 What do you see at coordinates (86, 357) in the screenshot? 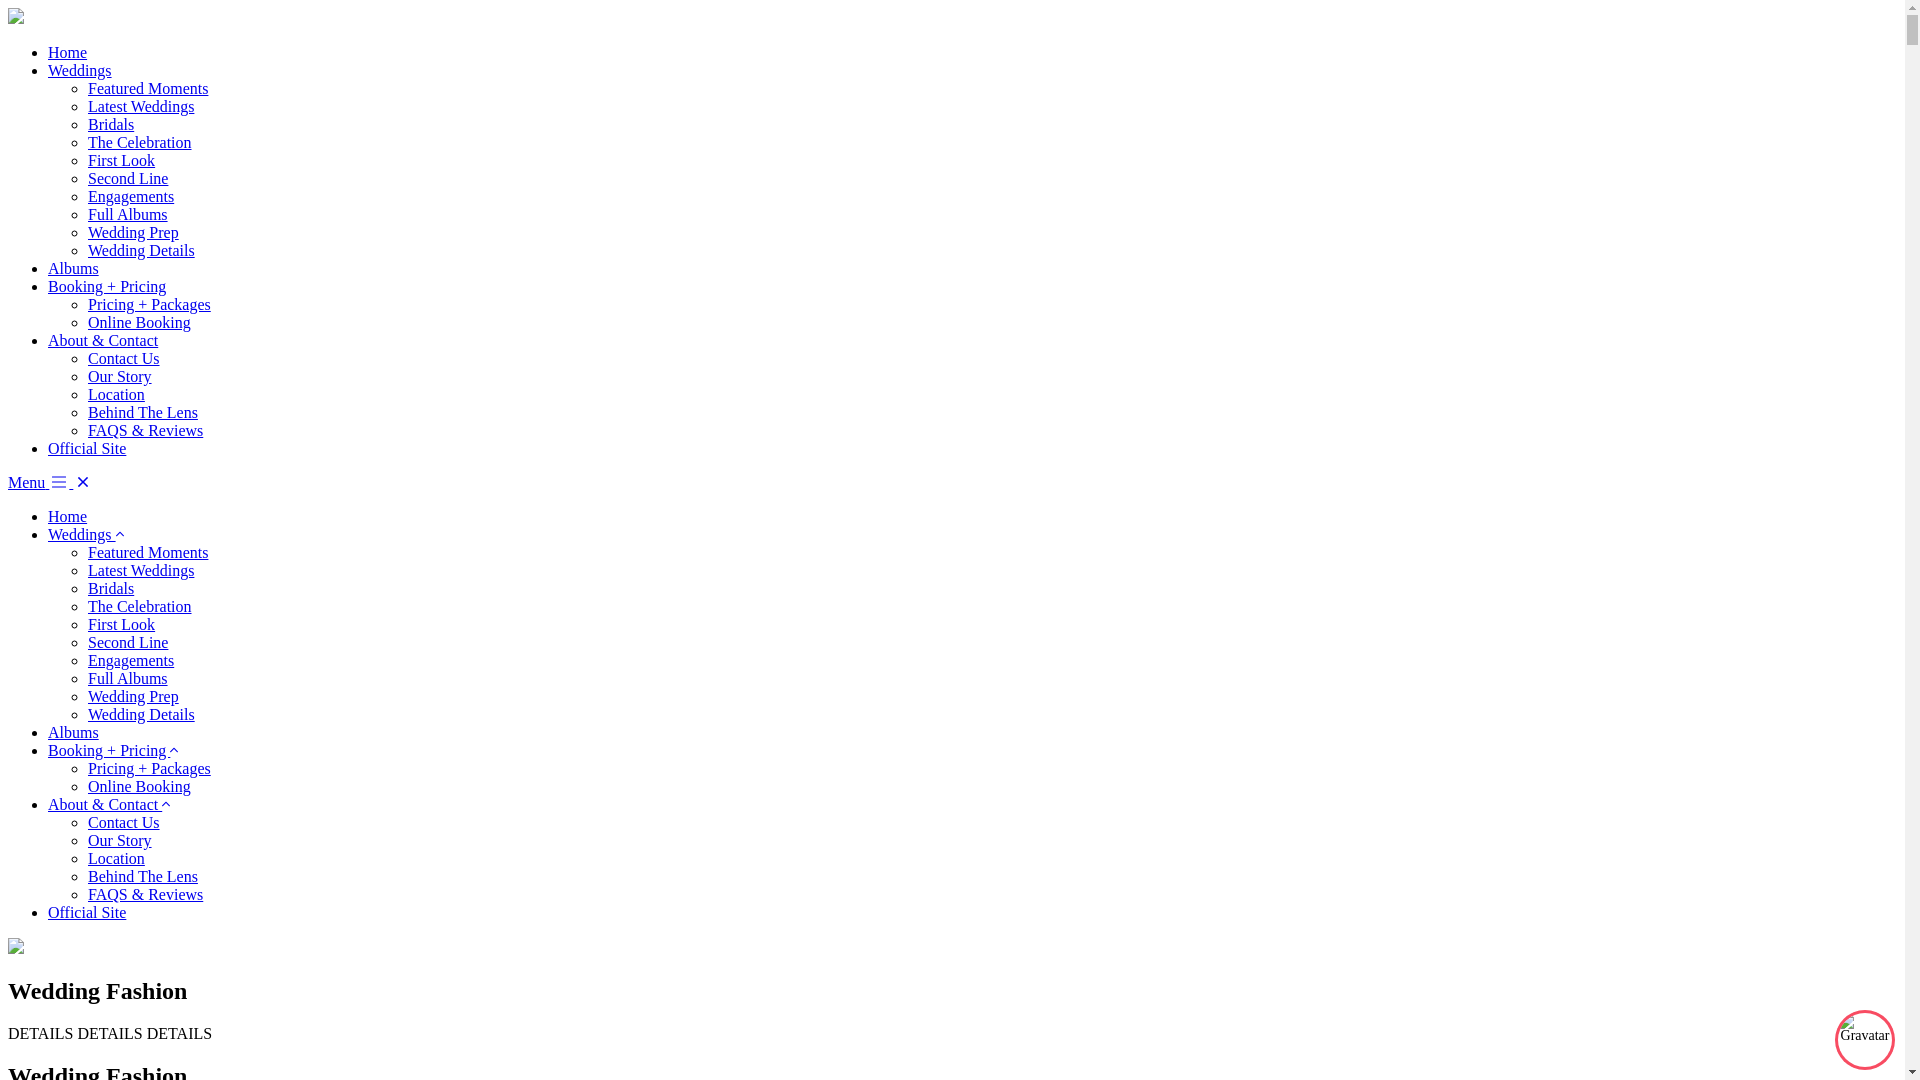
I see `'Contact Us'` at bounding box center [86, 357].